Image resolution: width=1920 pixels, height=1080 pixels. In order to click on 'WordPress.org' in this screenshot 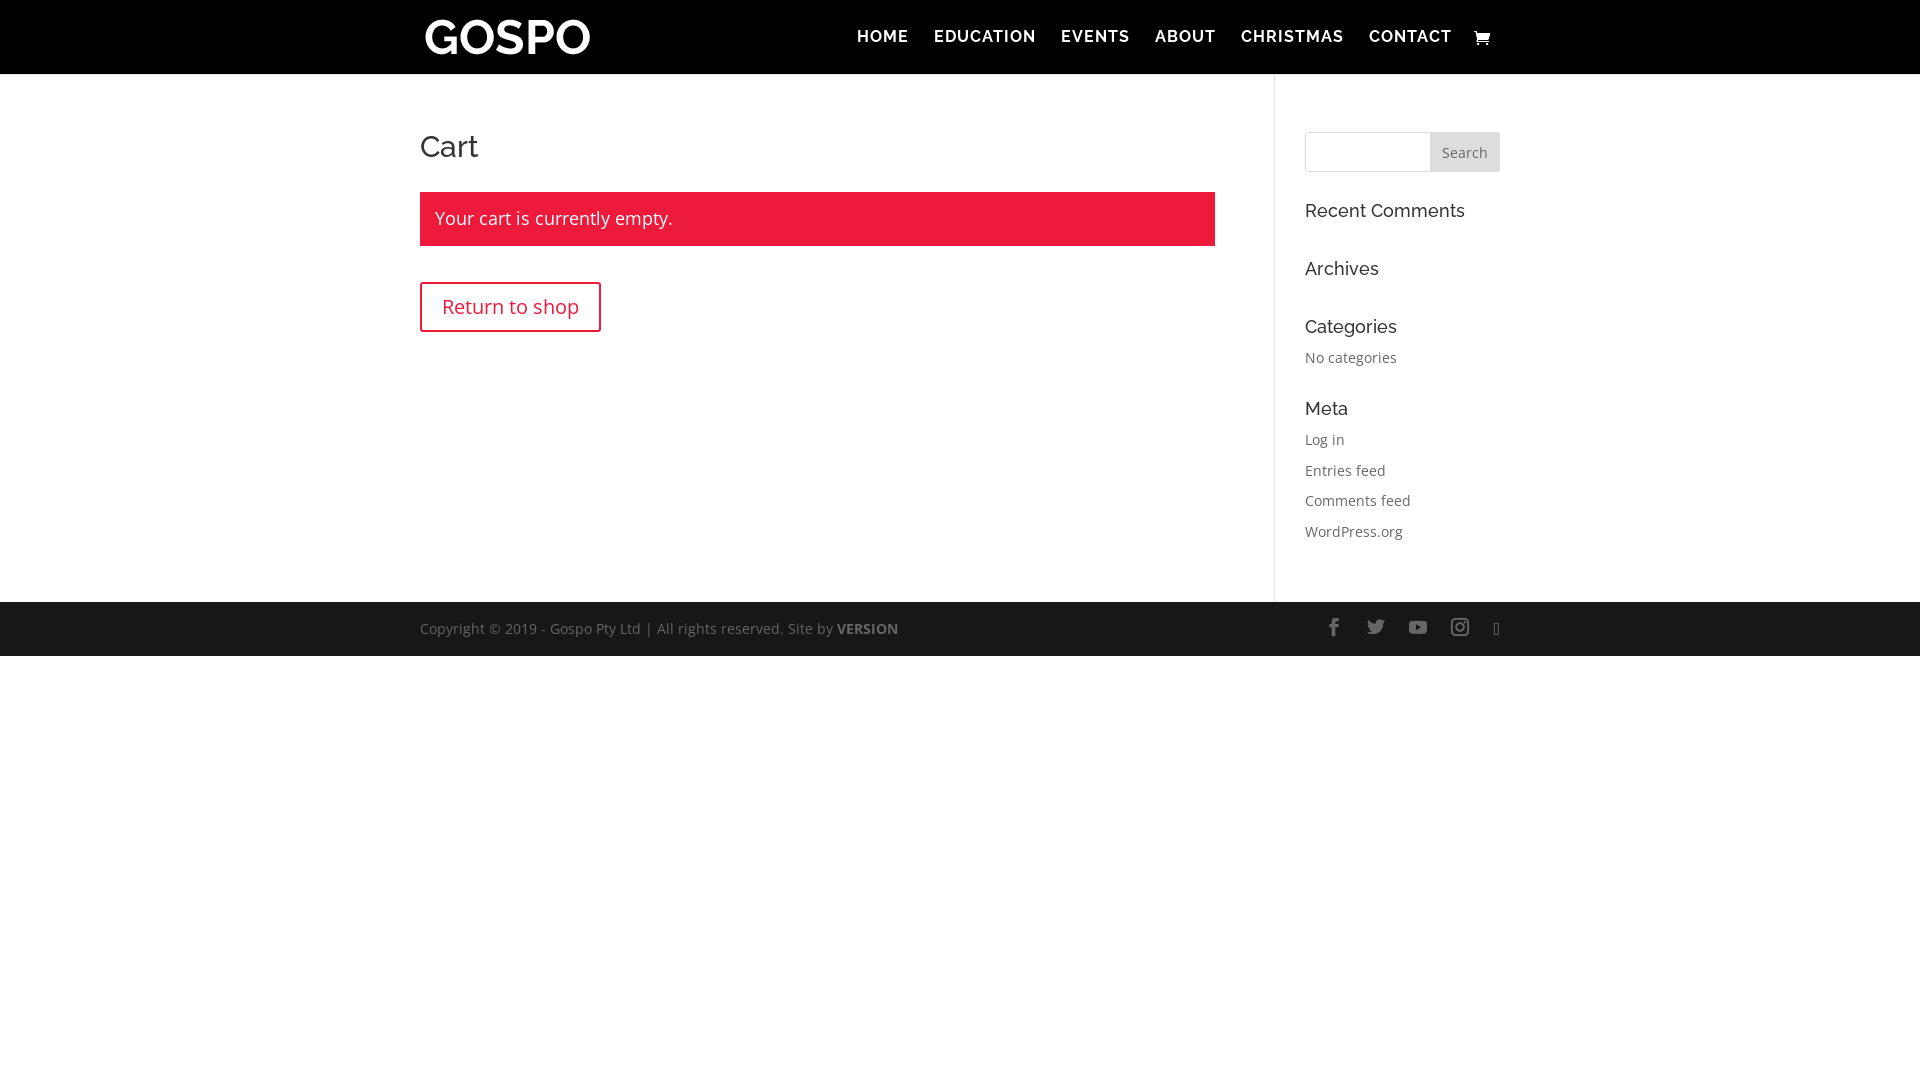, I will do `click(1353, 530)`.